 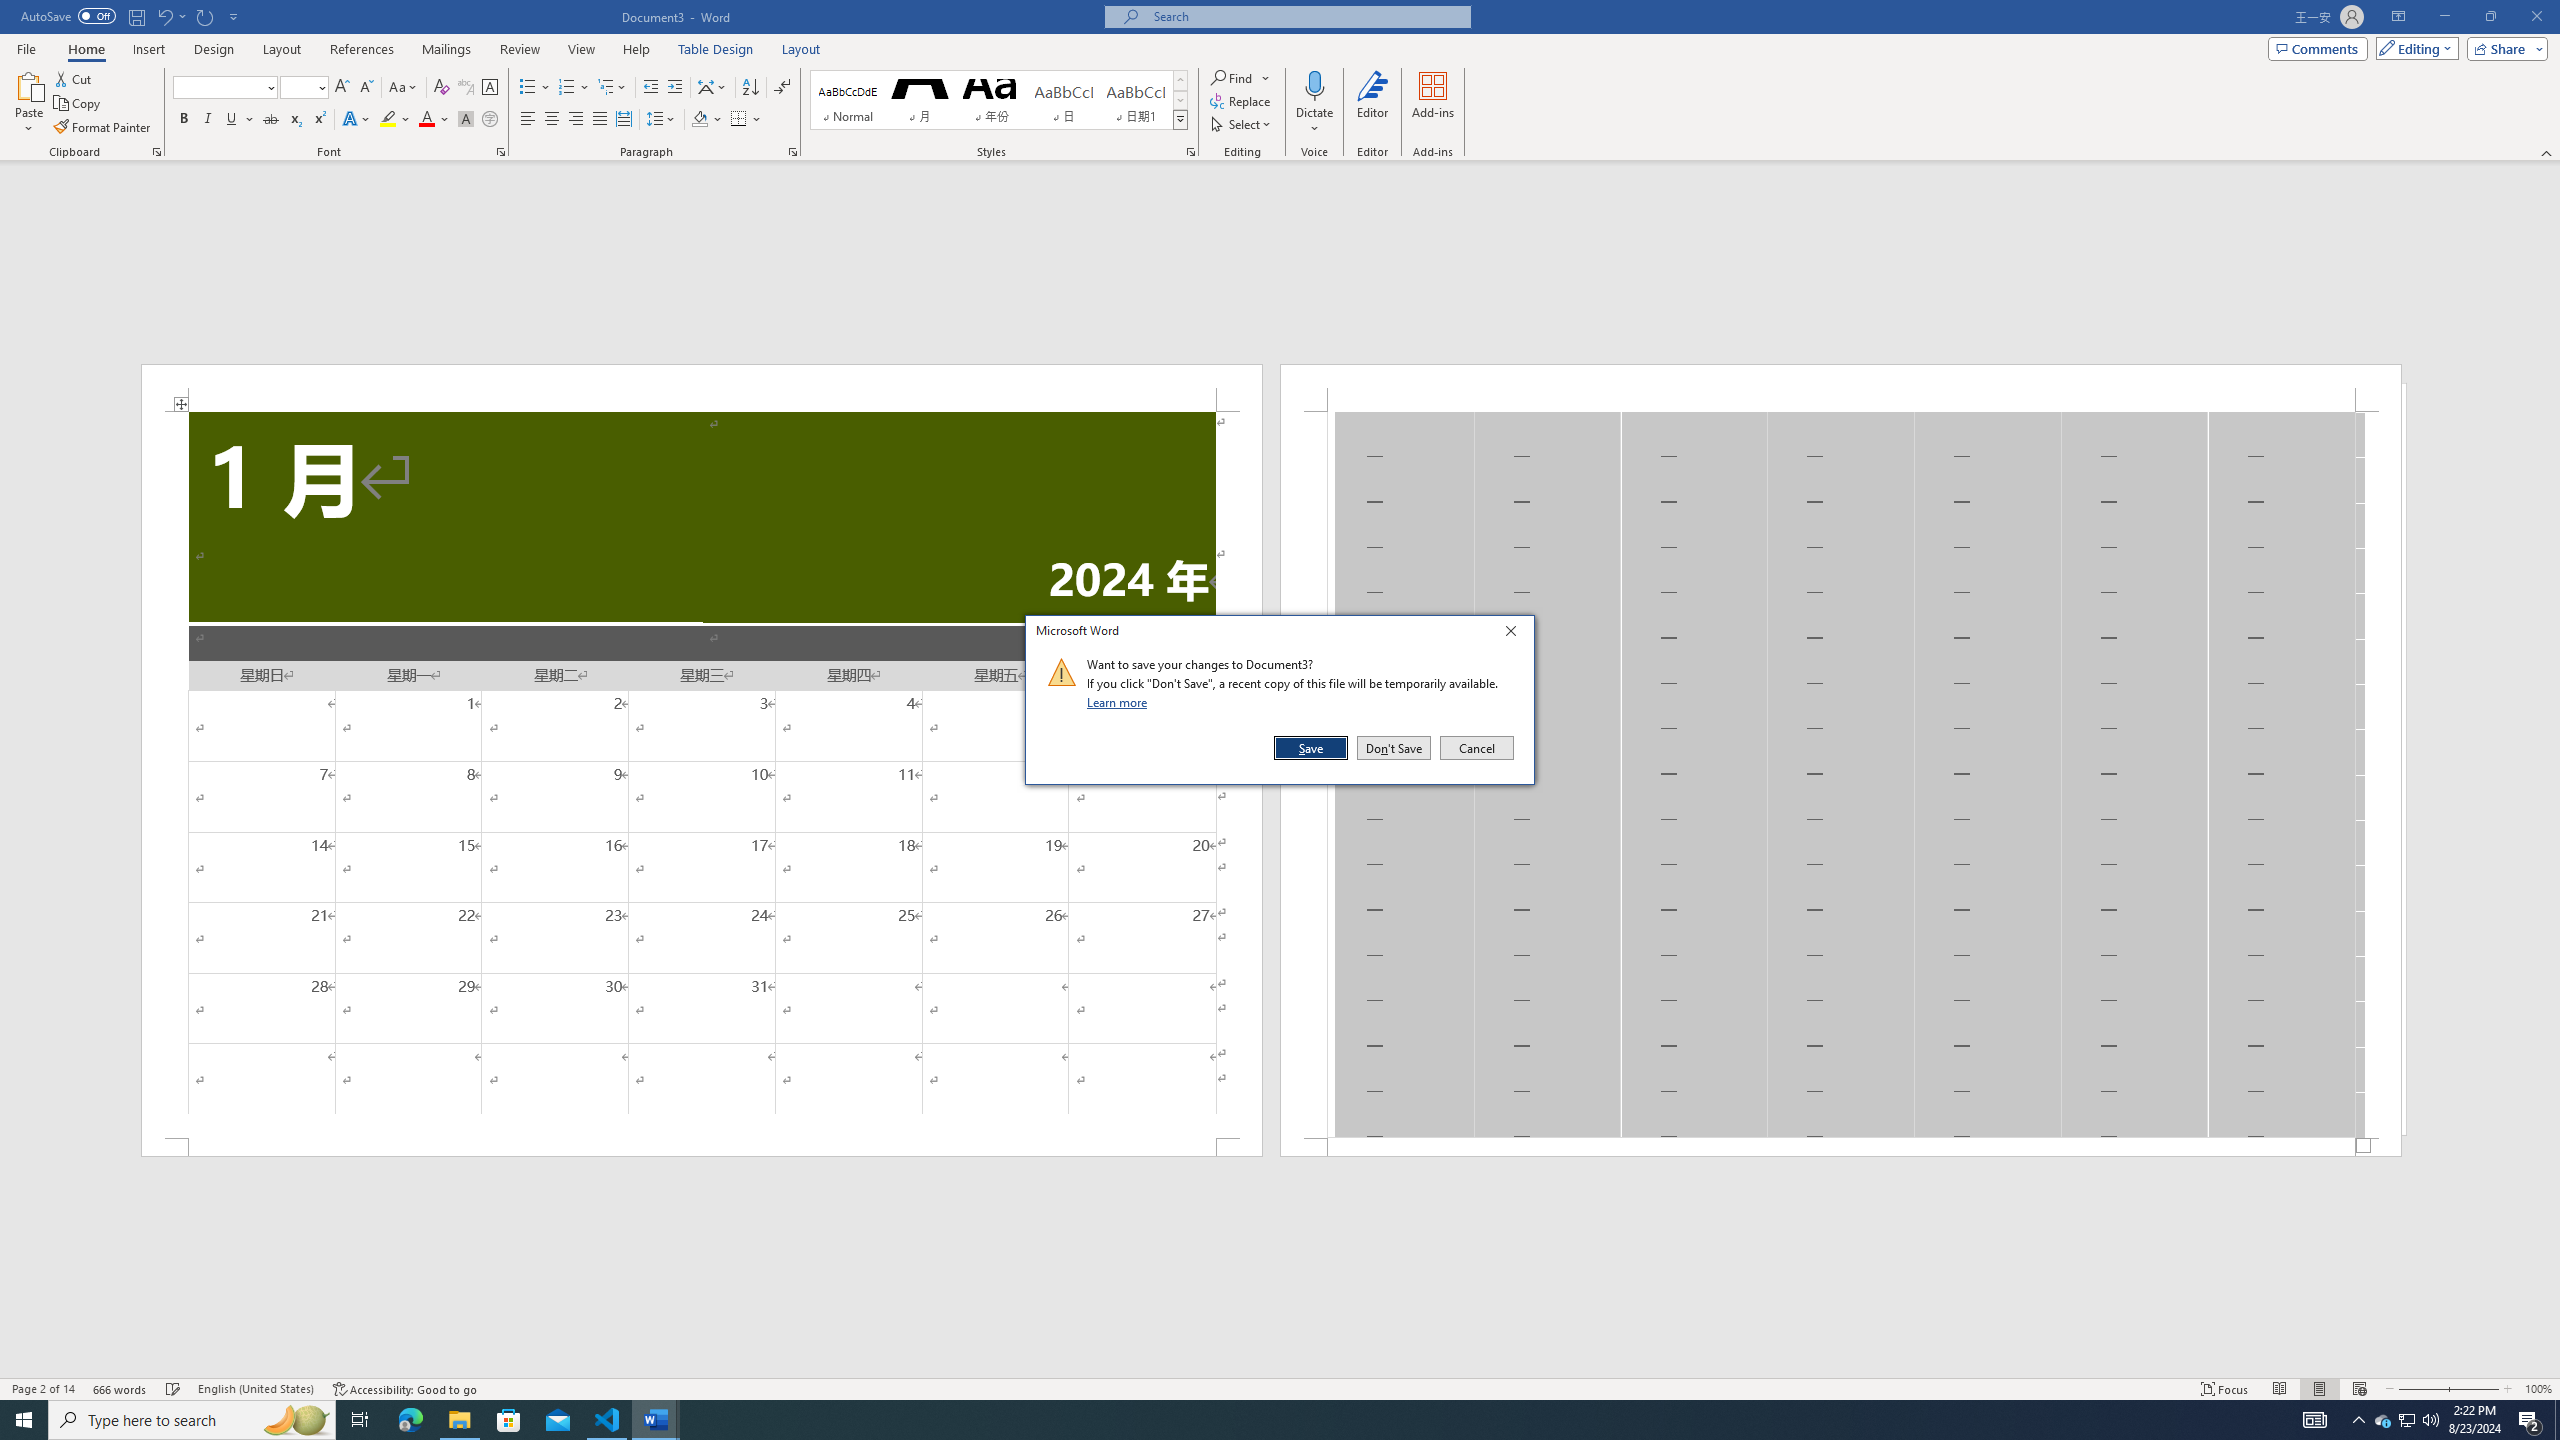 I want to click on 'Align Right', so click(x=575, y=118).